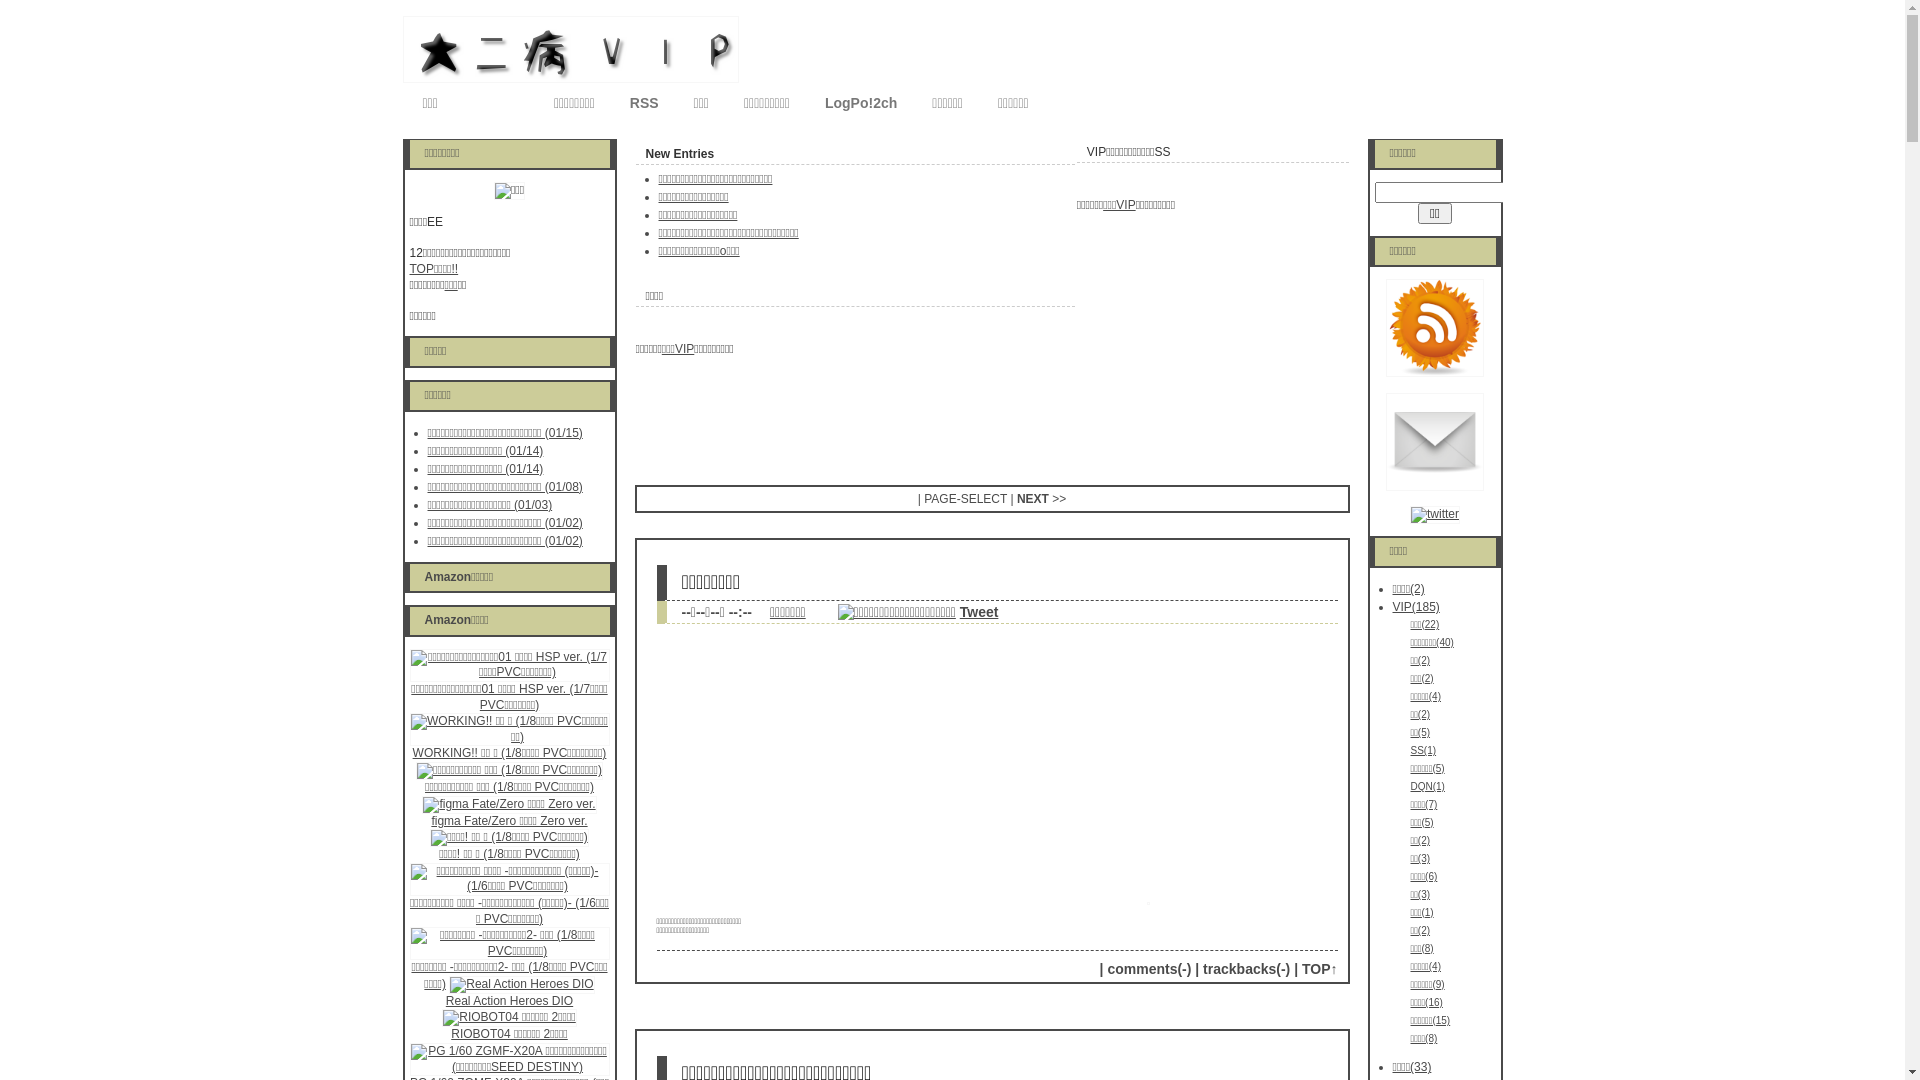 This screenshot has height=1080, width=1920. Describe the element at coordinates (1409, 785) in the screenshot. I see `'DQN(1)'` at that location.